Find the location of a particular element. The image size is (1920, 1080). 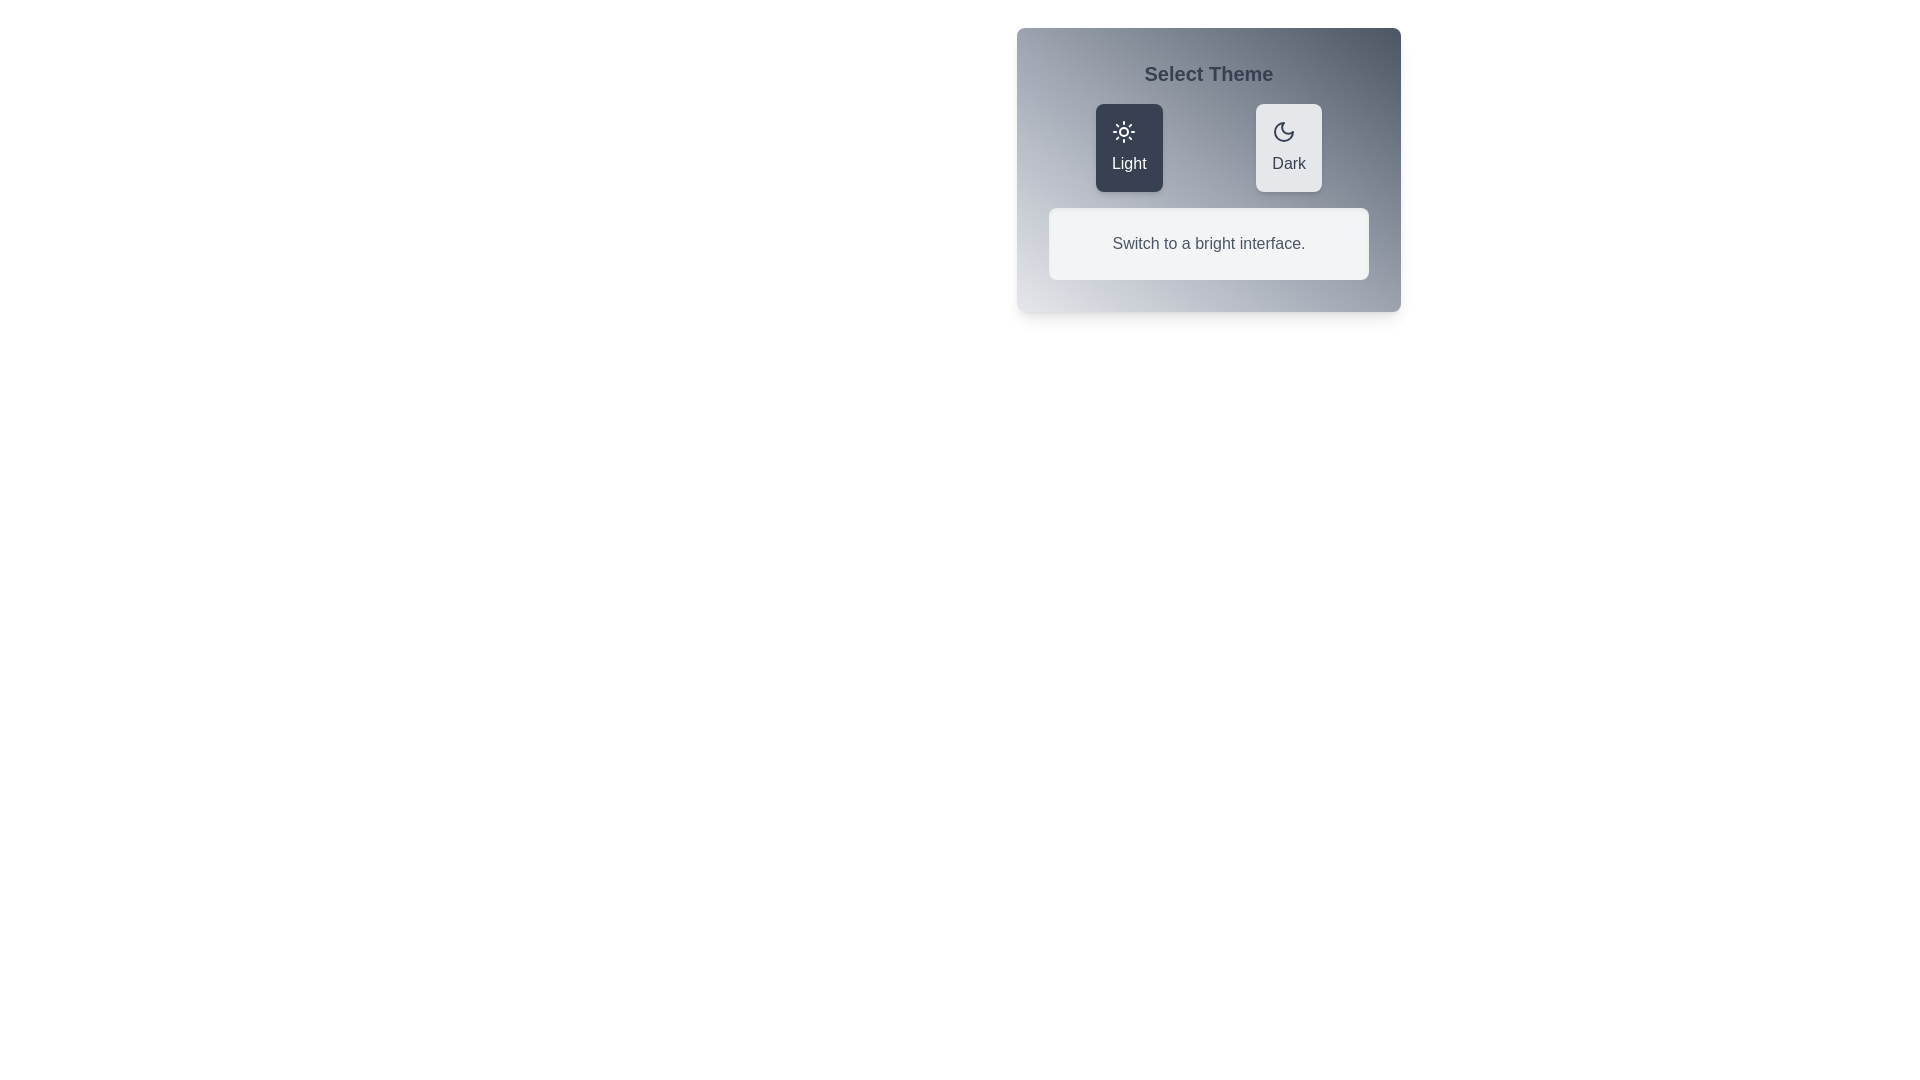

the theme Dark to view its associated icon is located at coordinates (1289, 146).